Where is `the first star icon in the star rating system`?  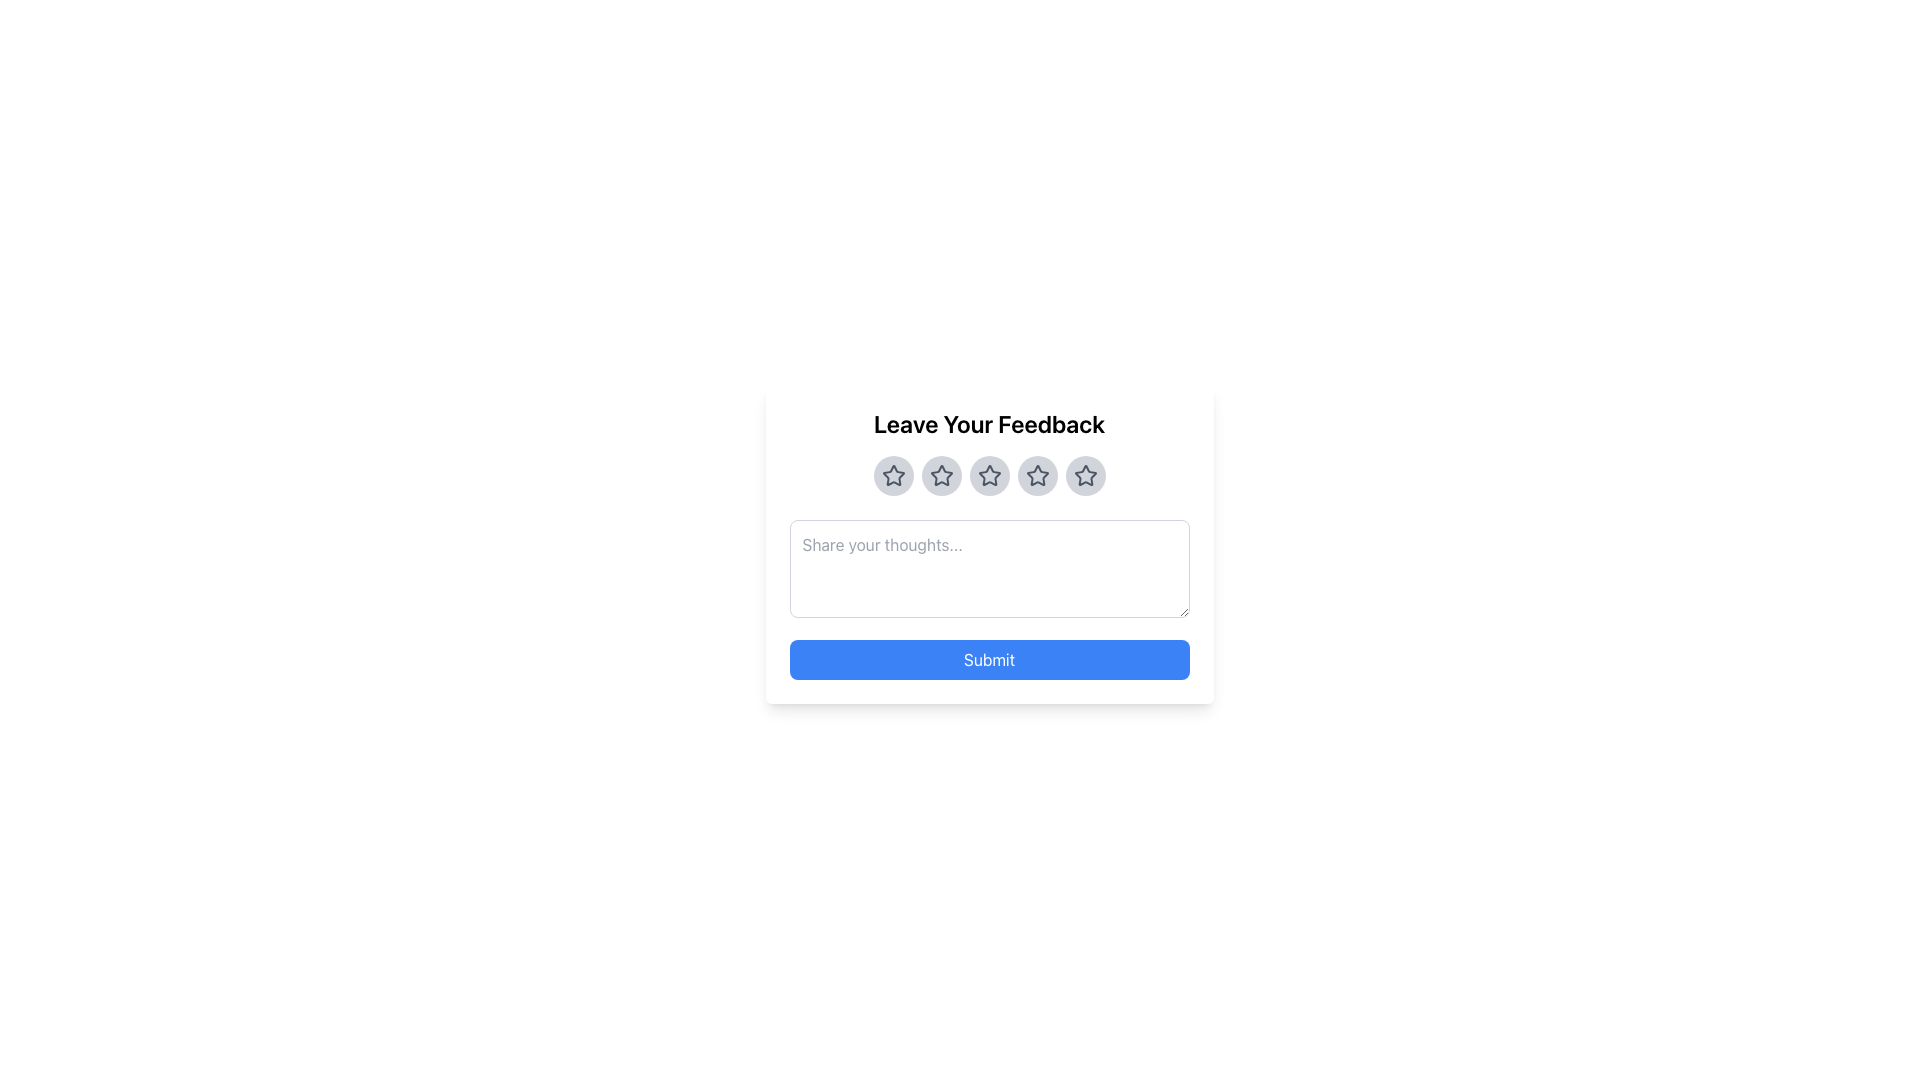
the first star icon in the star rating system is located at coordinates (892, 475).